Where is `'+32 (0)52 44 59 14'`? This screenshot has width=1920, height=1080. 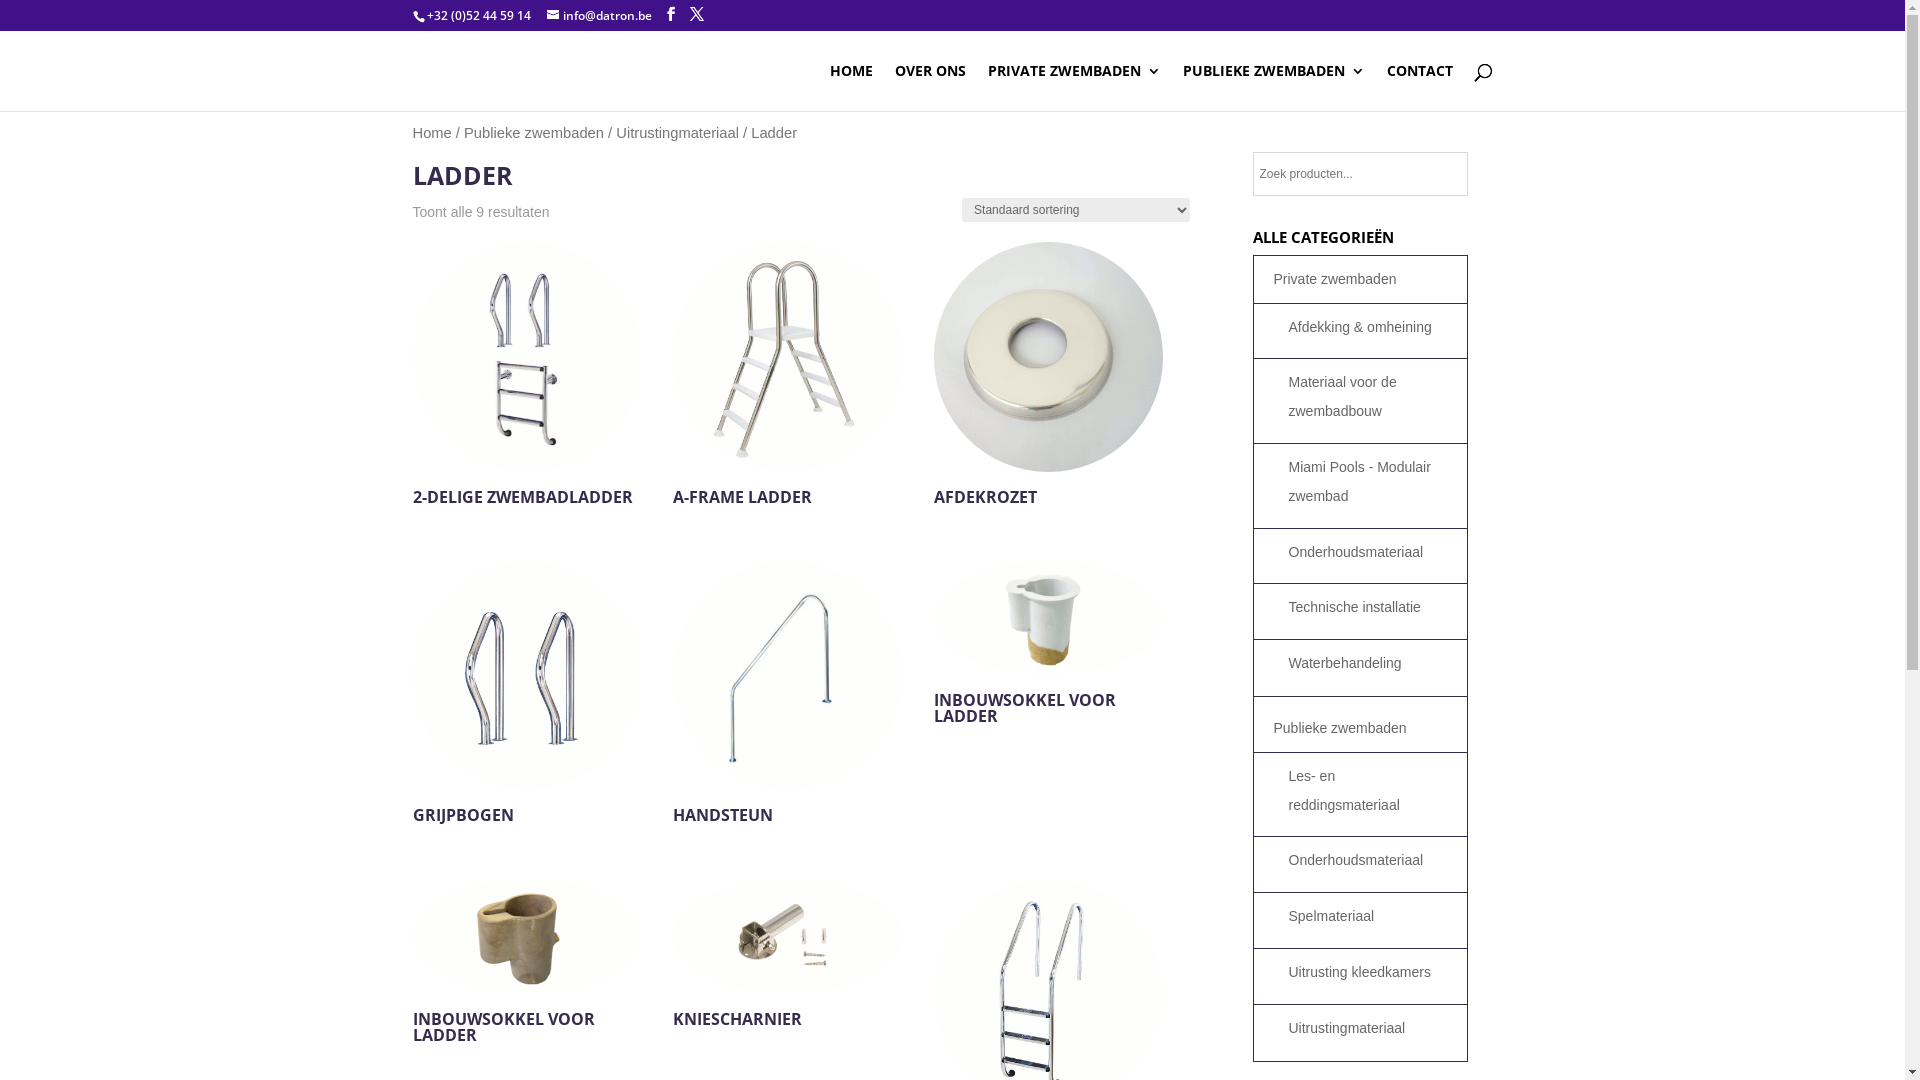 '+32 (0)52 44 59 14' is located at coordinates (477, 15).